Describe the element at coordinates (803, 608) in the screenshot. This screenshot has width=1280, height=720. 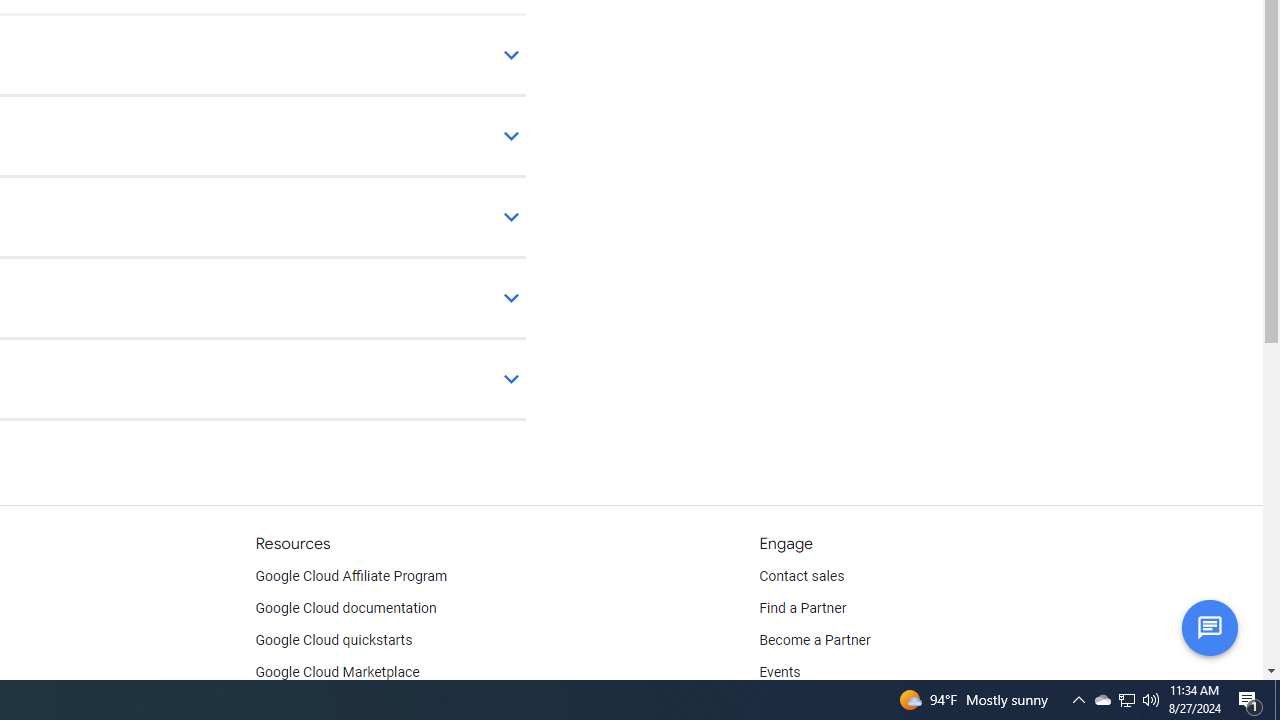
I see `'Find a Partner'` at that location.